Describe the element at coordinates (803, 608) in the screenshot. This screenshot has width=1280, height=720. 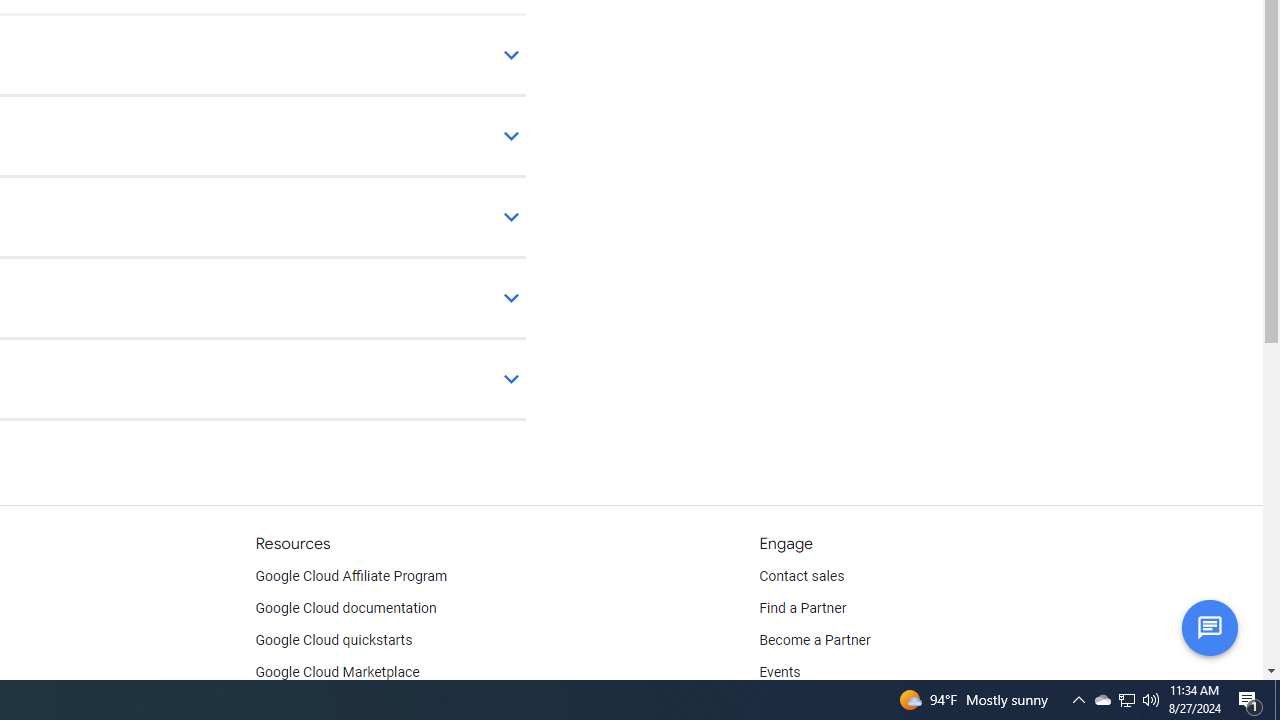
I see `'Find a Partner'` at that location.